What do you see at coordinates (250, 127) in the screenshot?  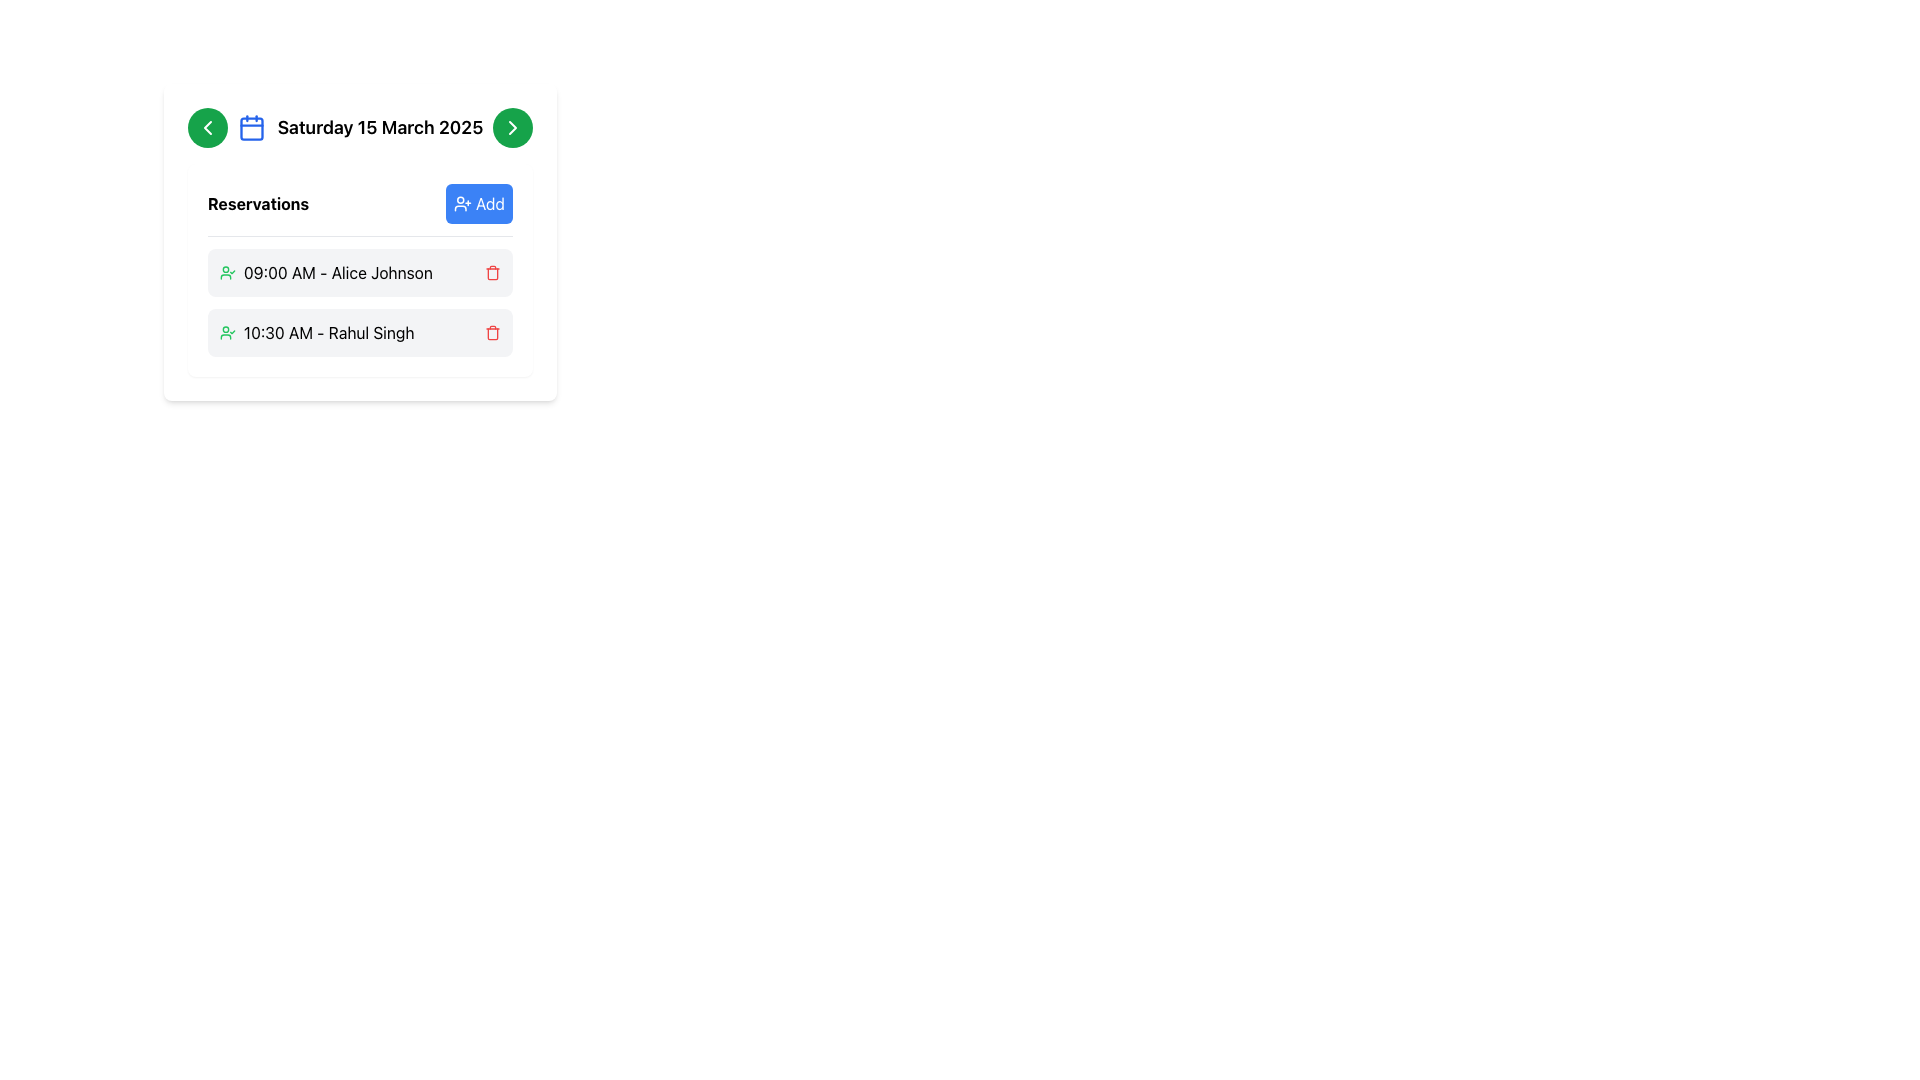 I see `the blue calendar icon located to the left of the date text 'Saturday 15 March 2025' in the 'Reservations' panel` at bounding box center [250, 127].